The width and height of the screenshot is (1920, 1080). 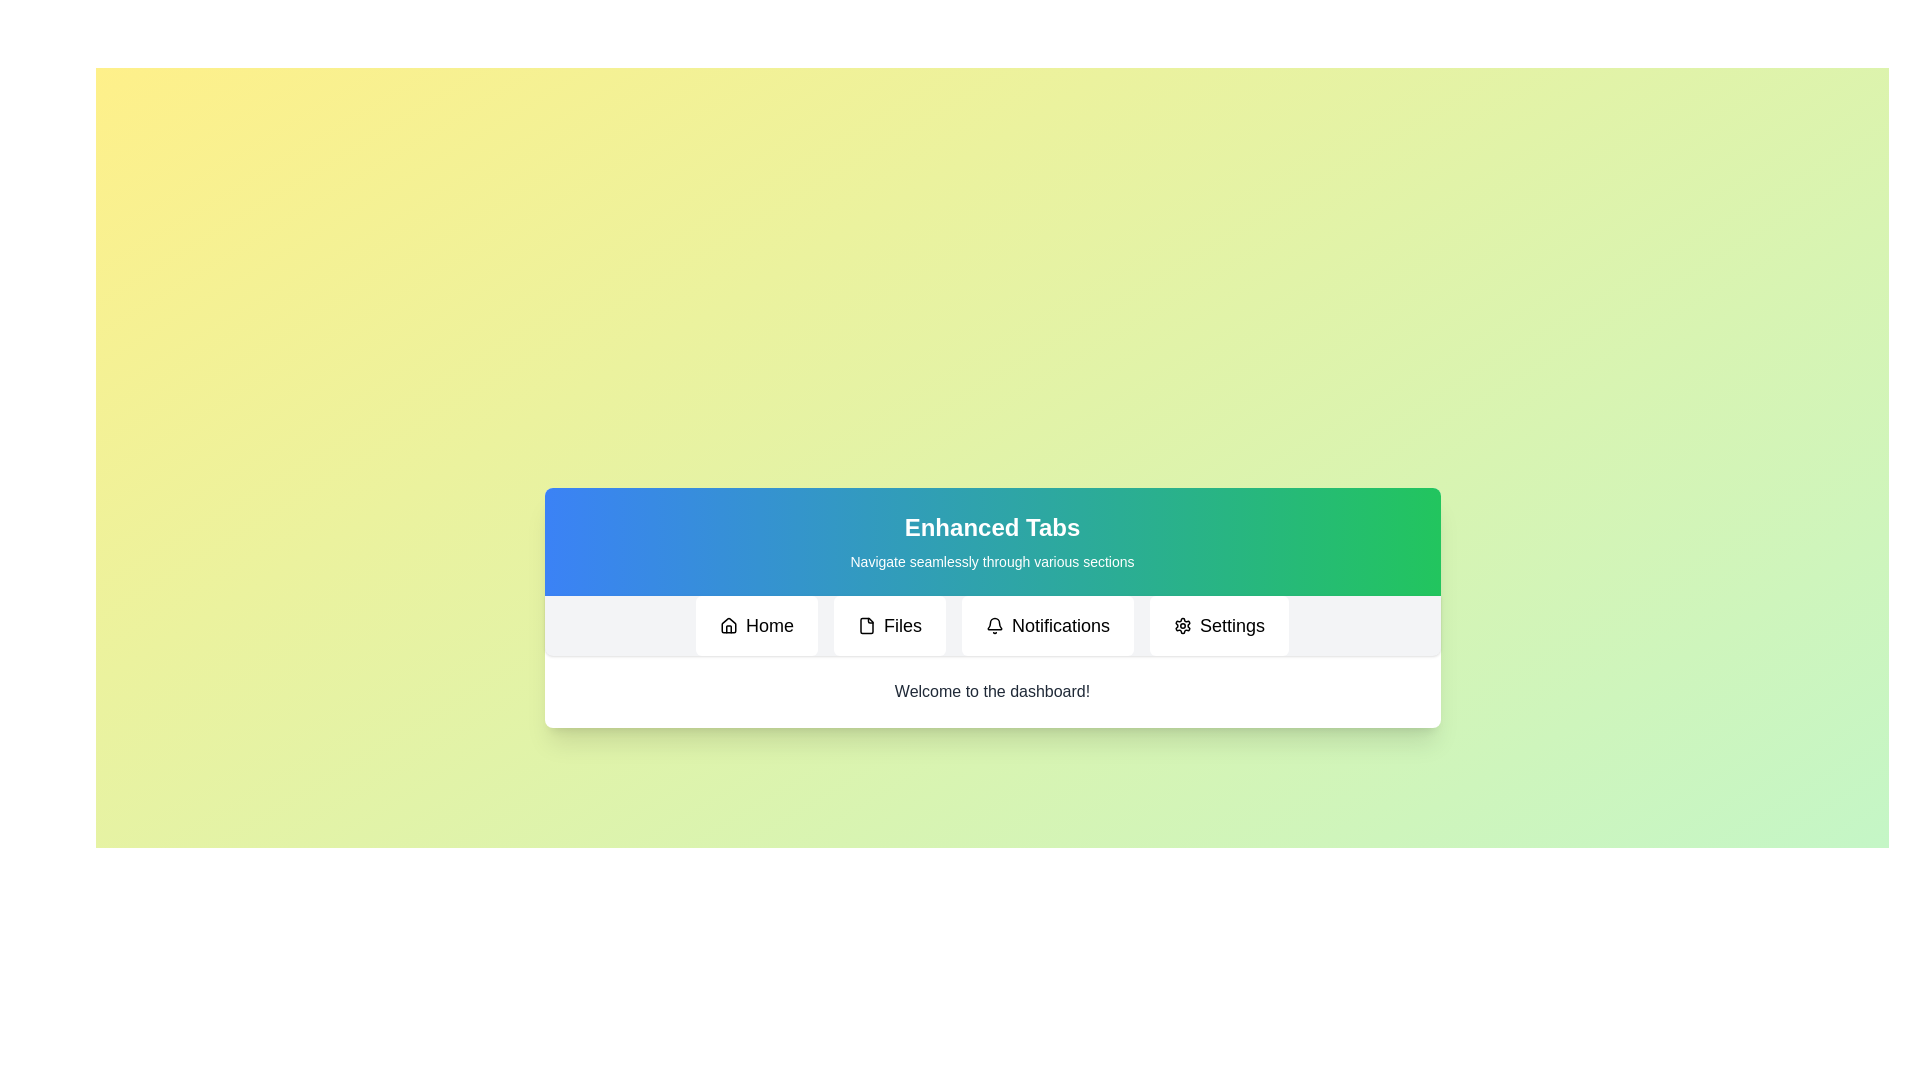 What do you see at coordinates (728, 624) in the screenshot?
I see `the house-shaped icon in the top-left corner of the navigation bar` at bounding box center [728, 624].